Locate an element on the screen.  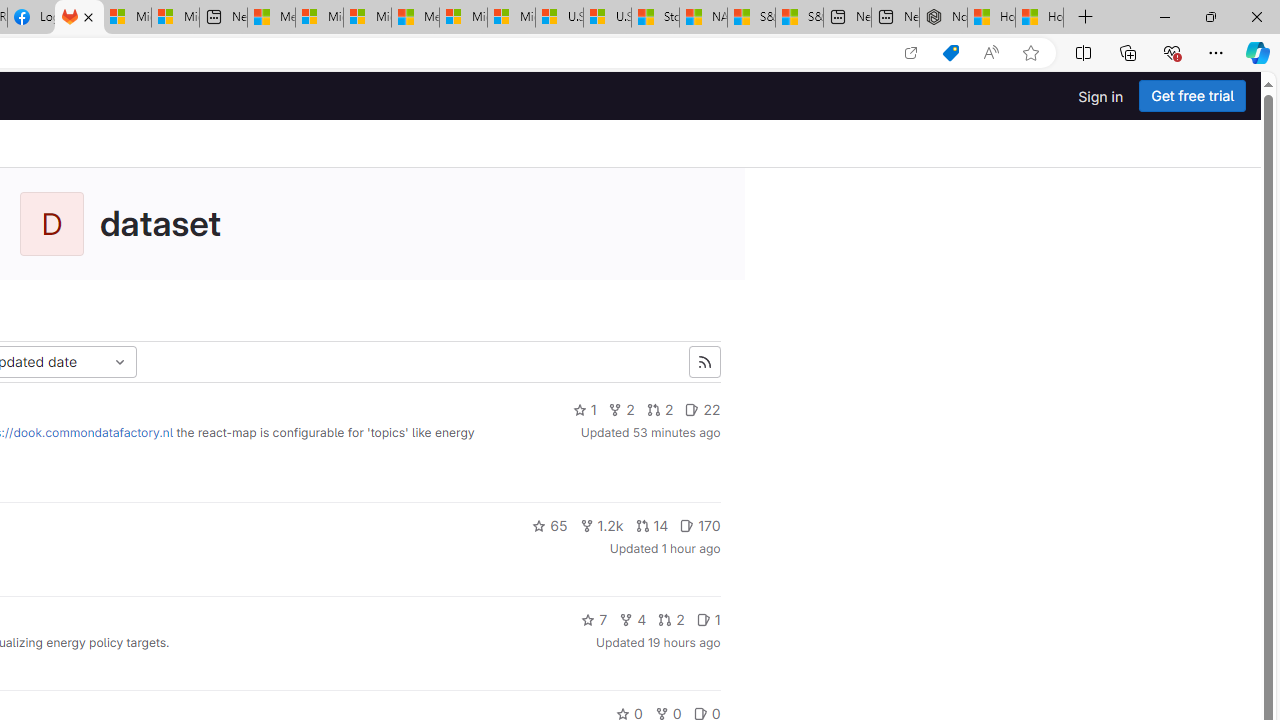
'S&P 500, Nasdaq end lower, weighed by Nvidia dip | Watch' is located at coordinates (798, 17).